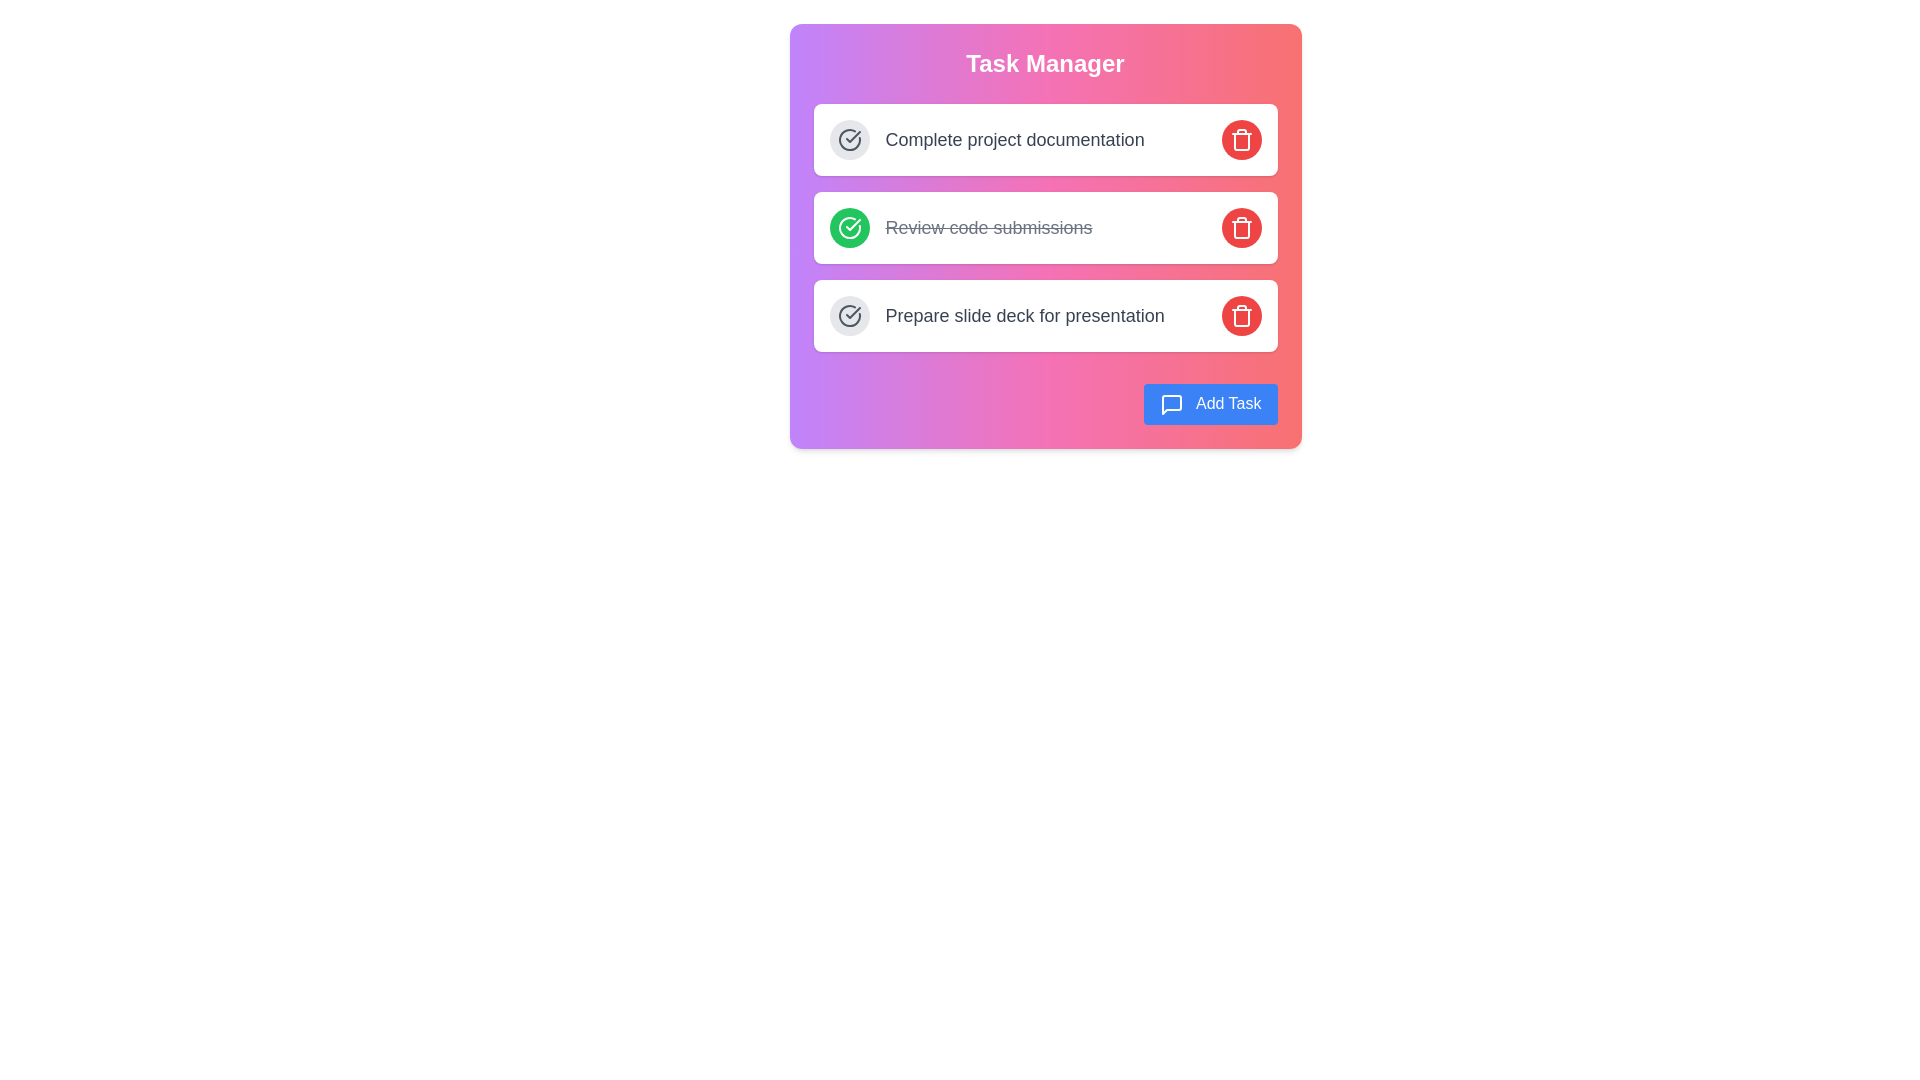  What do you see at coordinates (1240, 229) in the screenshot?
I see `the red-colored trash can icon button located in the second list item of the 'Task Manager' section` at bounding box center [1240, 229].